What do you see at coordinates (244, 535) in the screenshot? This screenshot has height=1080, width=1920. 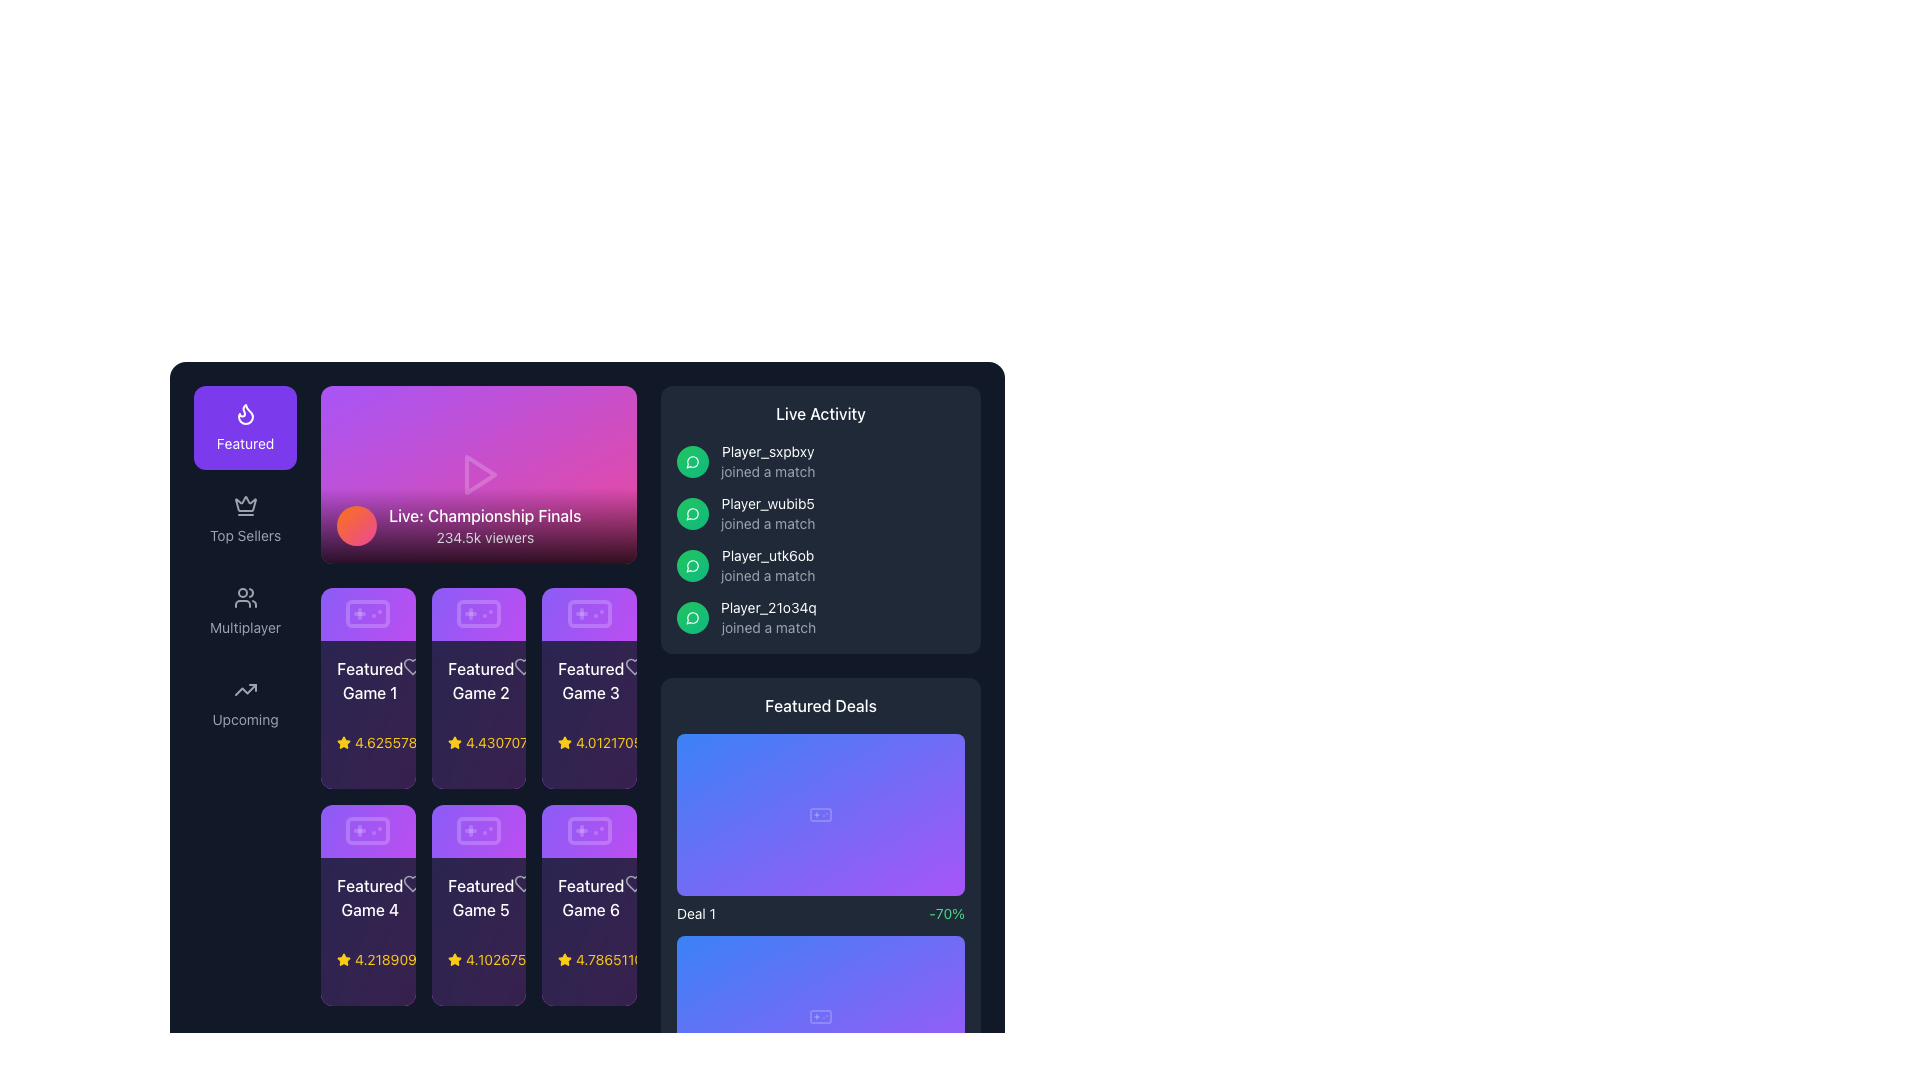 I see `the text label categorizing popular or bestselling items, which is located in the middle-left portion of the user interface, below the 'Featured' section and above the 'Multiplayer' section` at bounding box center [244, 535].